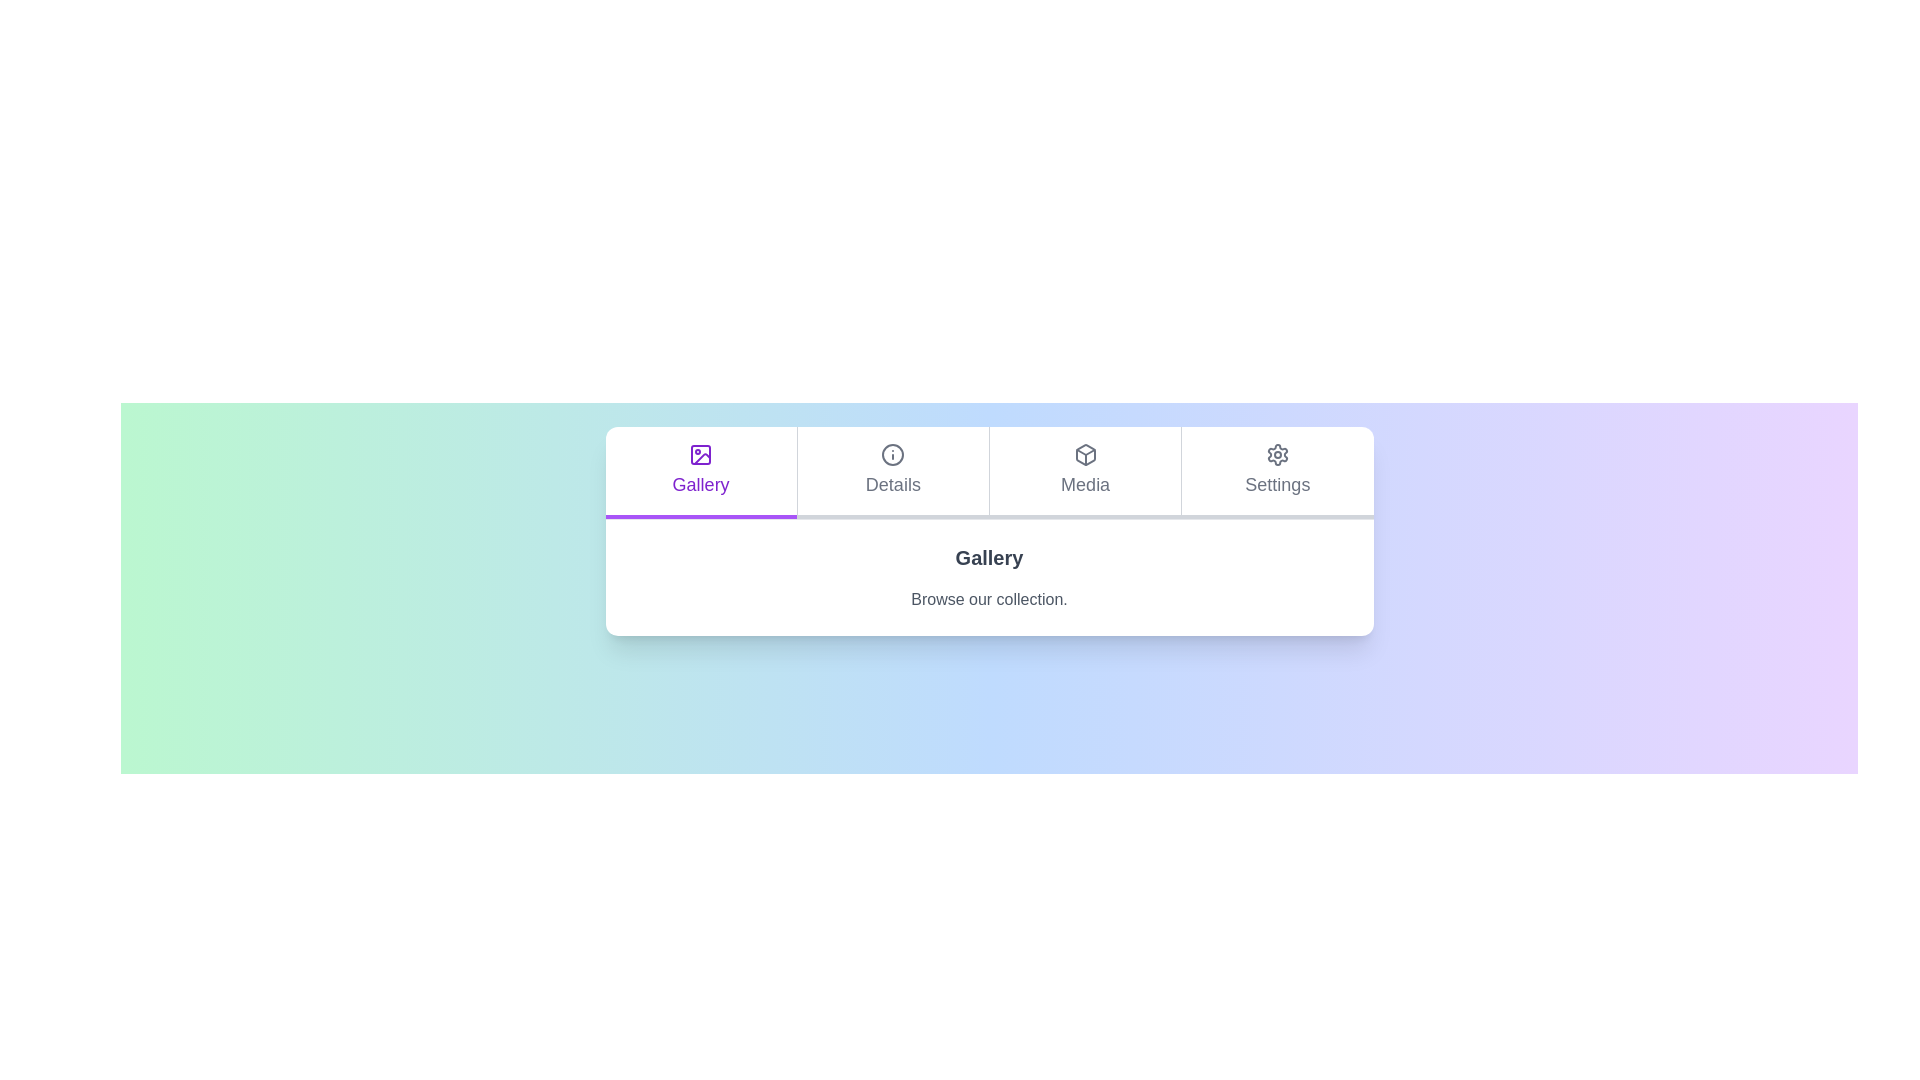 The width and height of the screenshot is (1920, 1080). Describe the element at coordinates (700, 473) in the screenshot. I see `the Gallery tab by clicking on its label or icon` at that location.